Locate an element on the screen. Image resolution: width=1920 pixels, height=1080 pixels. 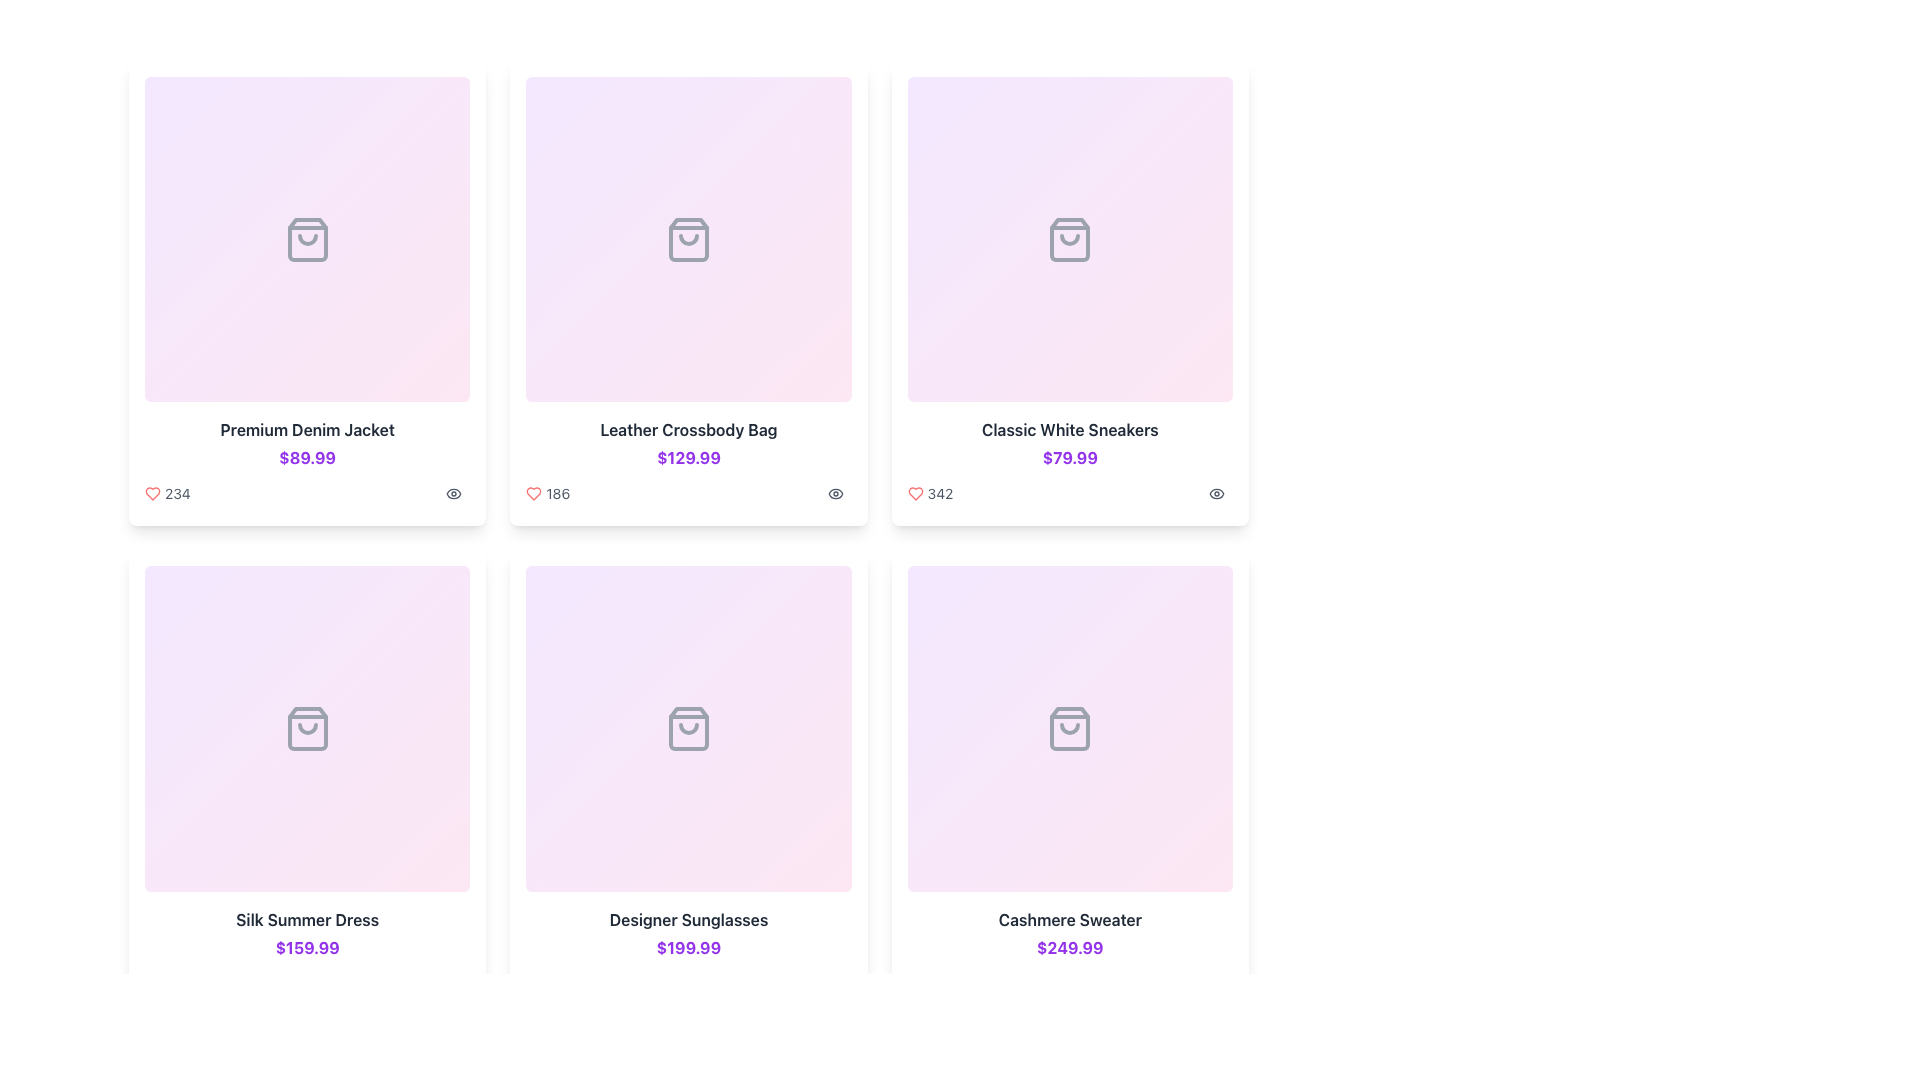
the icon with a rounded corner background featuring a gradient from soft purple to pink, containing a gray shopping bag icon with a heart shape, located at the center of the 'Cashmere Sweater' product card is located at coordinates (1069, 729).